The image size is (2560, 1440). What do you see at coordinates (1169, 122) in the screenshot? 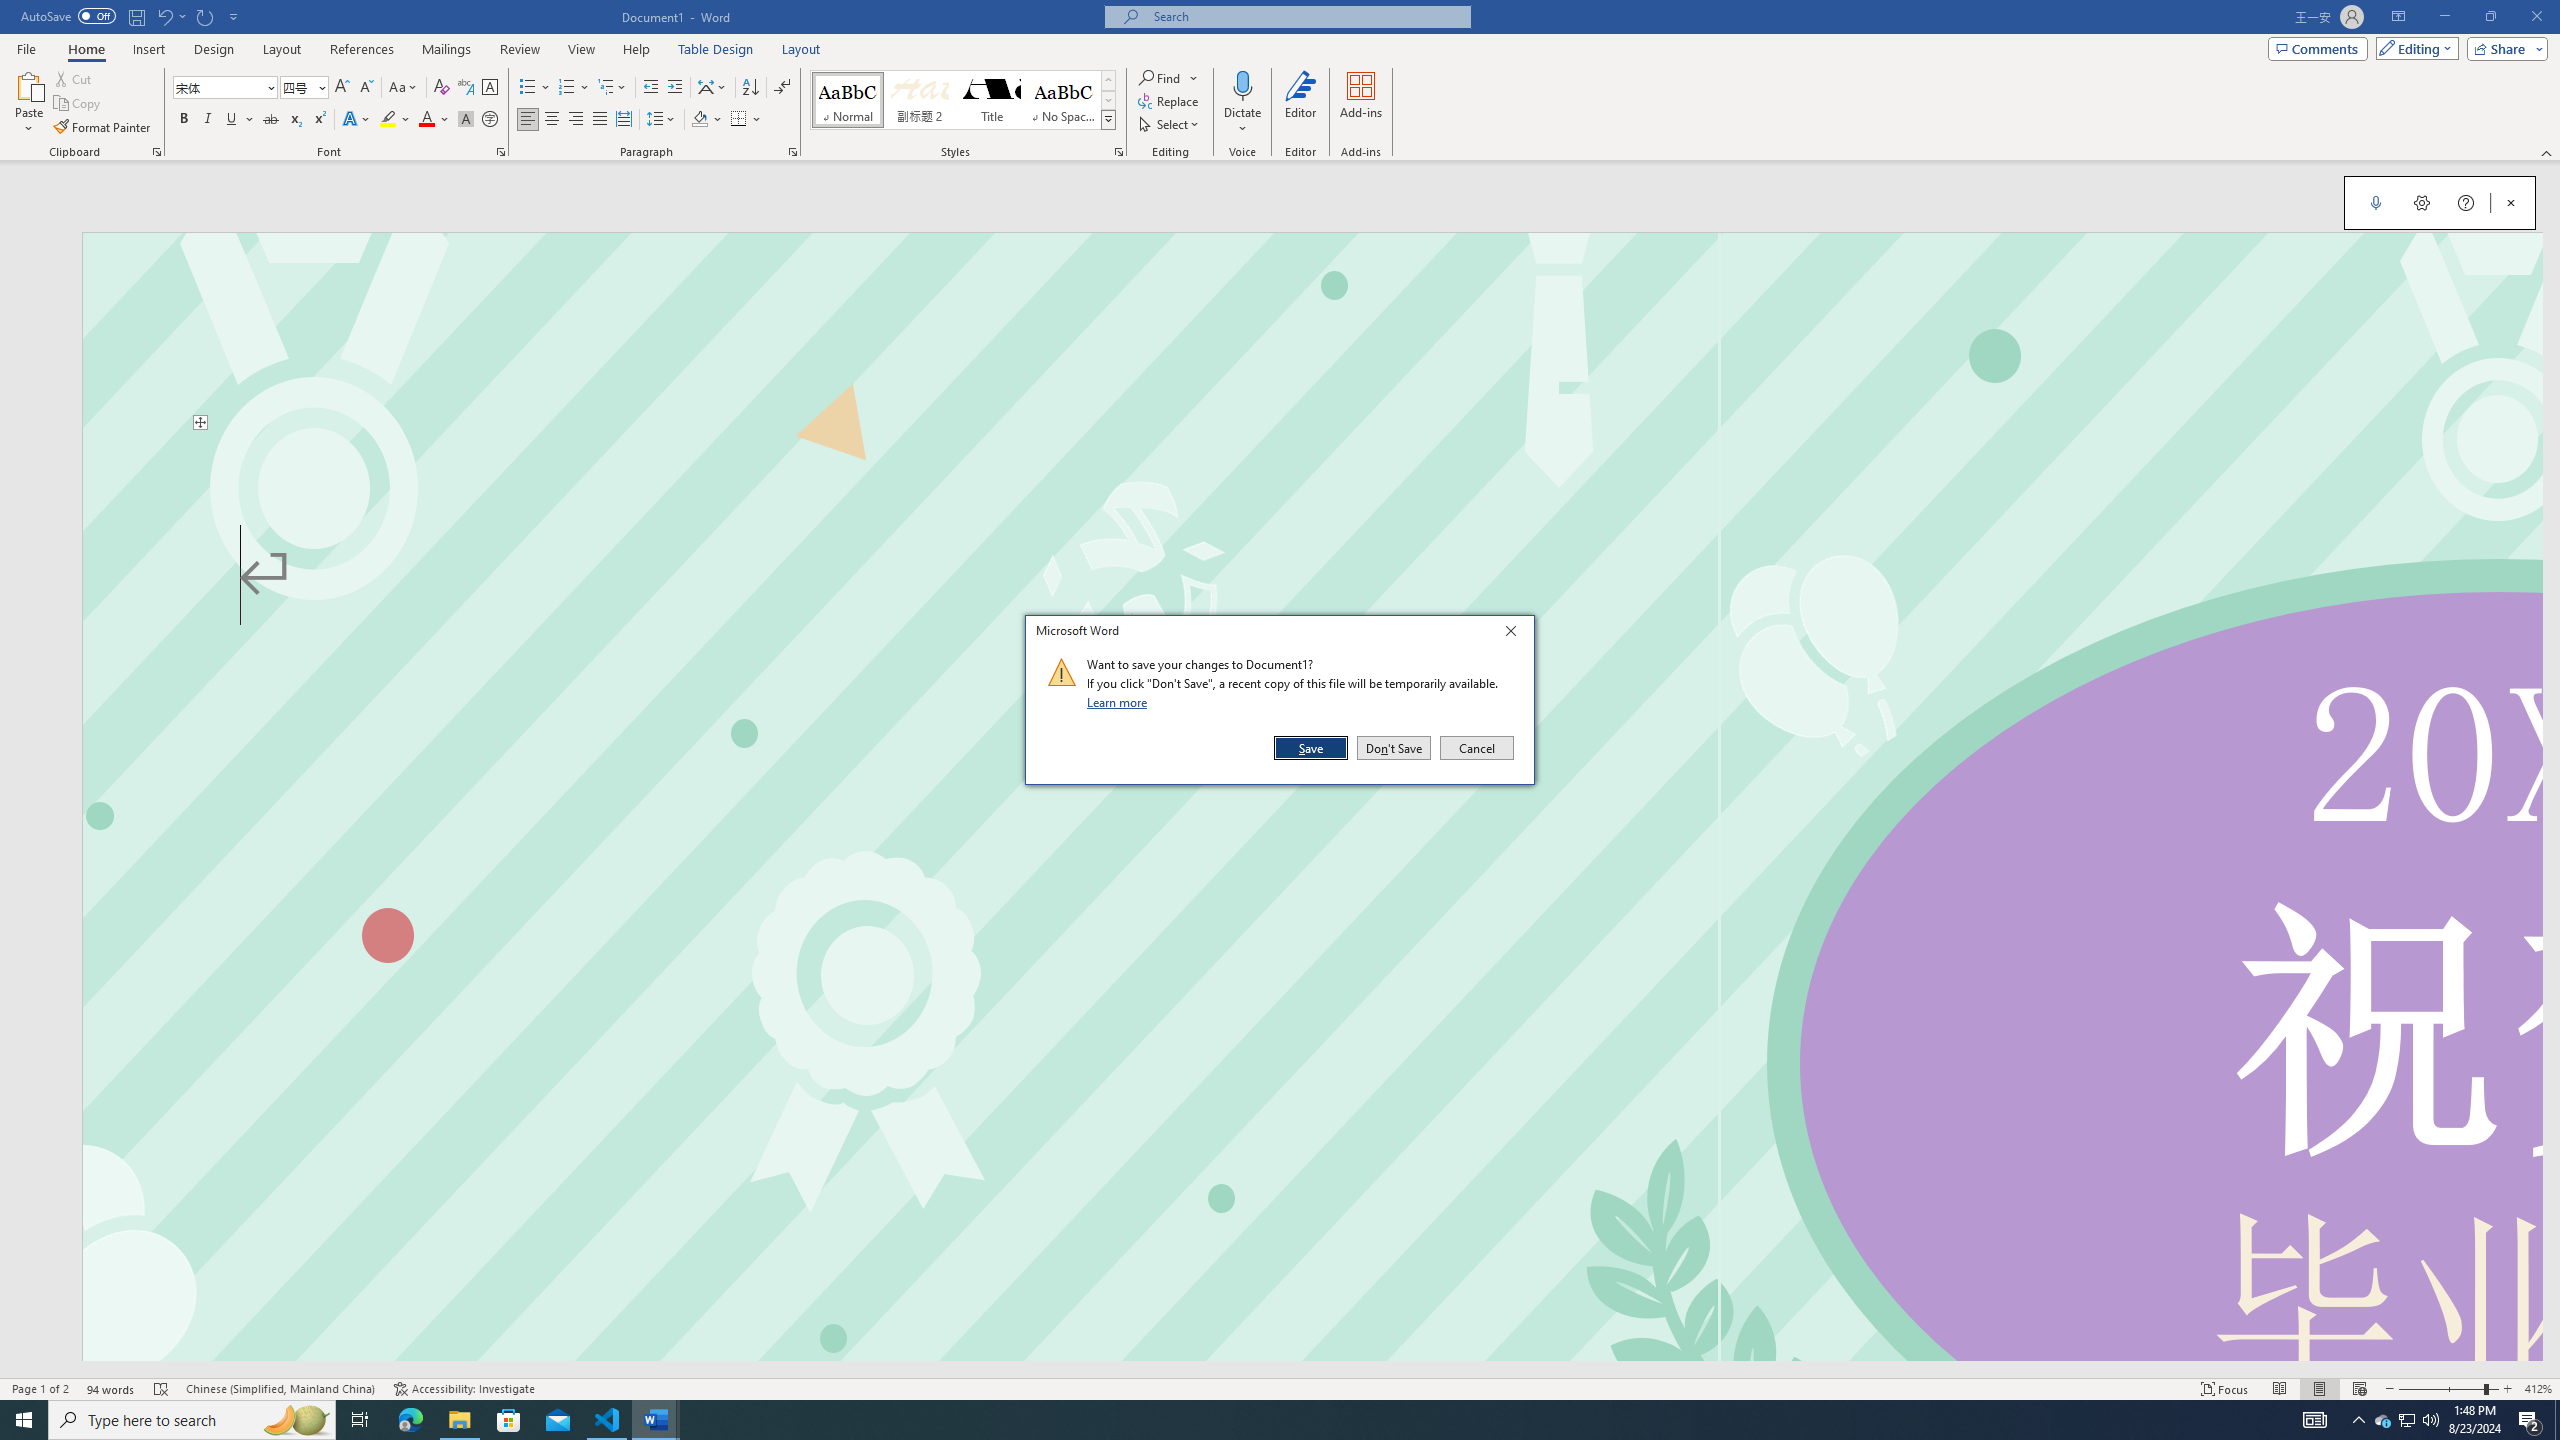
I see `'Select'` at bounding box center [1169, 122].